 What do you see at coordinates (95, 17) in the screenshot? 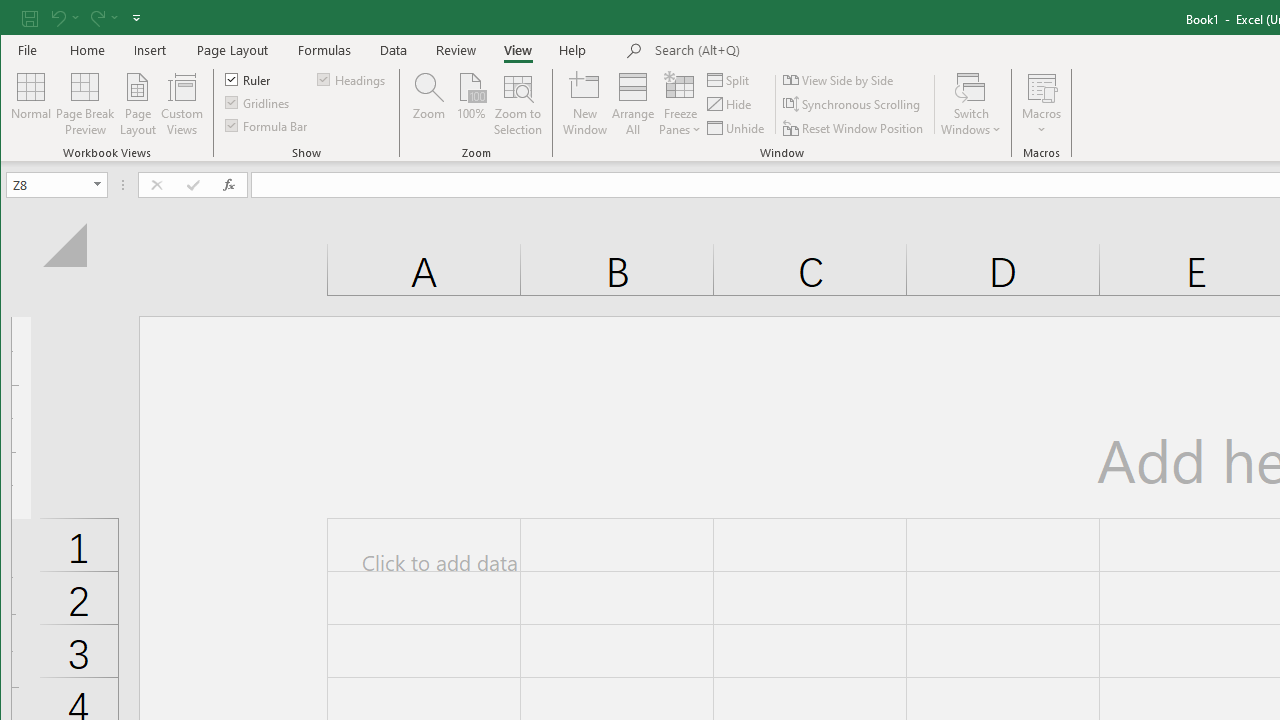
I see `'Redo'` at bounding box center [95, 17].